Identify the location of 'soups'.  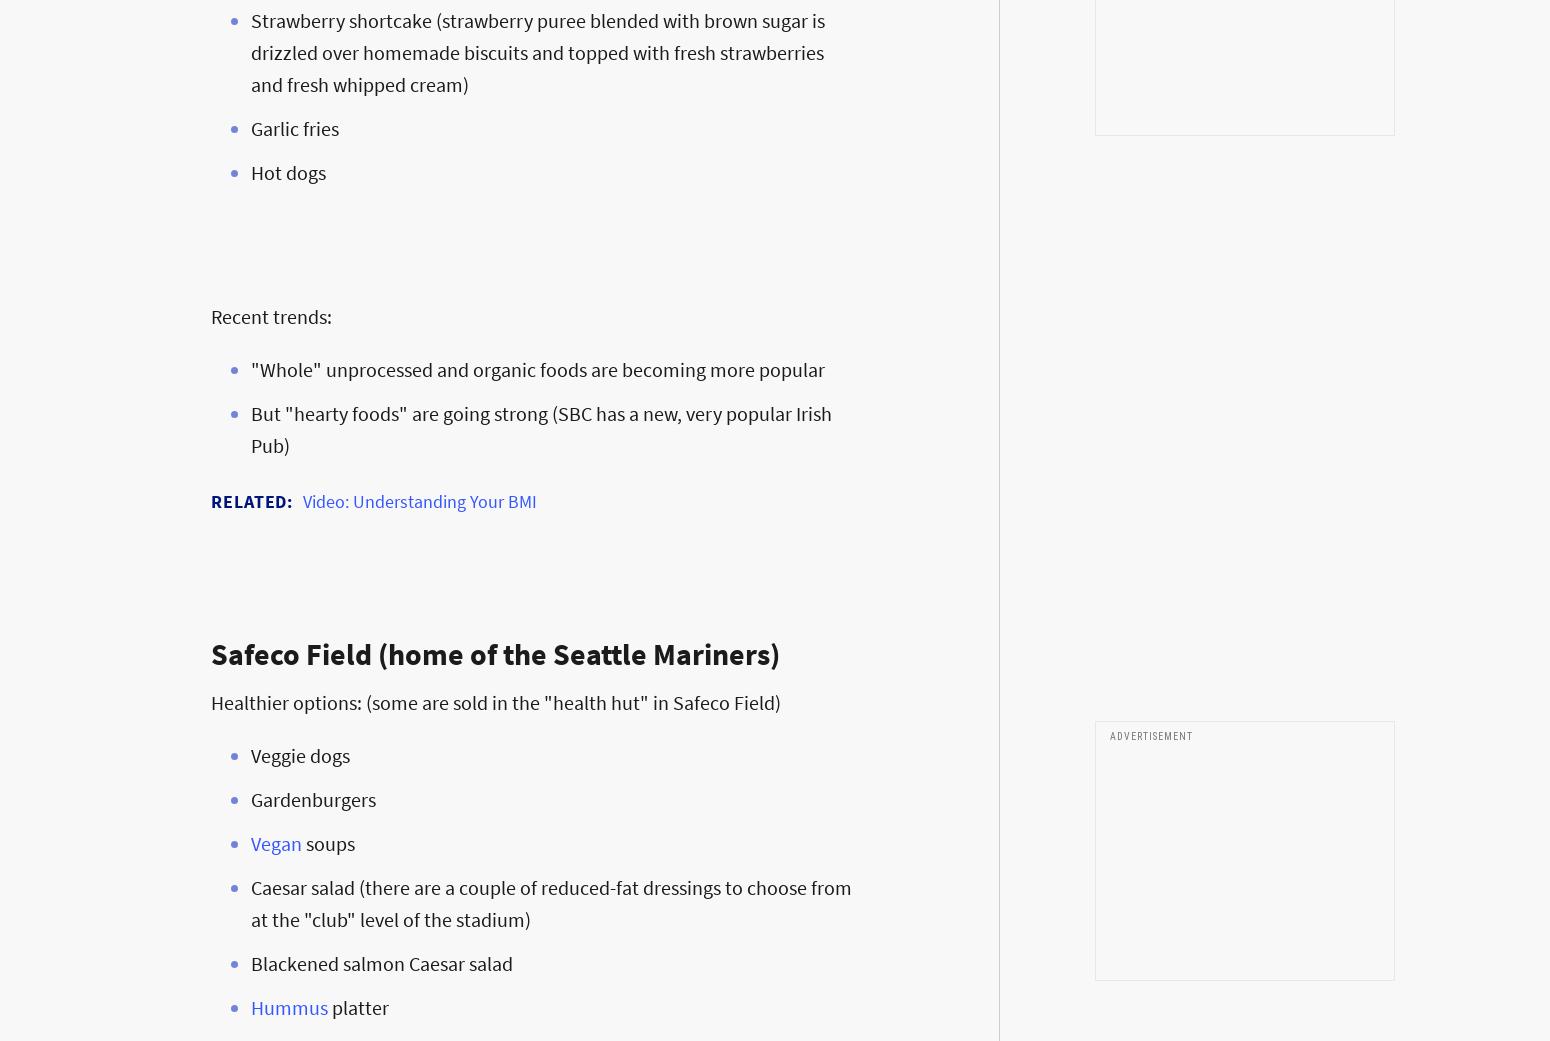
(327, 842).